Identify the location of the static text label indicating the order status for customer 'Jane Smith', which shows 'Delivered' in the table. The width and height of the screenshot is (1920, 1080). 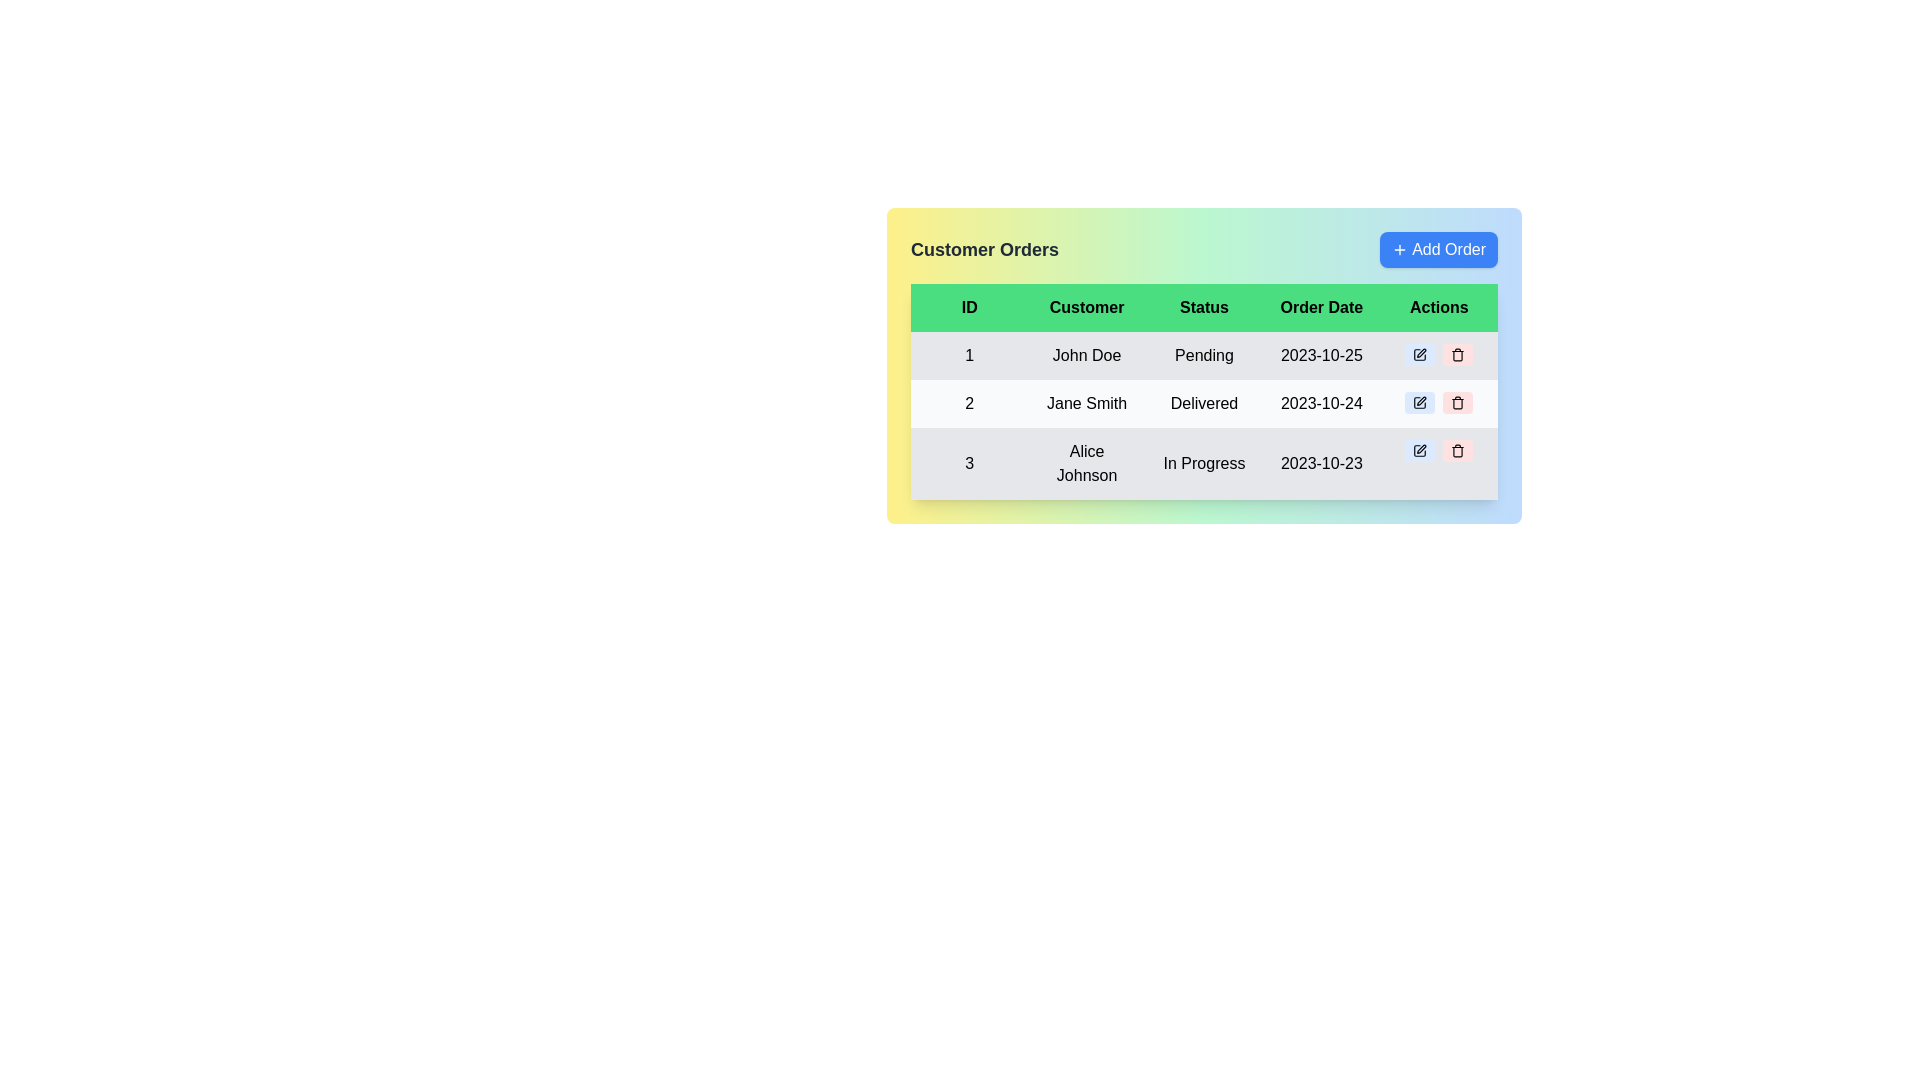
(1203, 404).